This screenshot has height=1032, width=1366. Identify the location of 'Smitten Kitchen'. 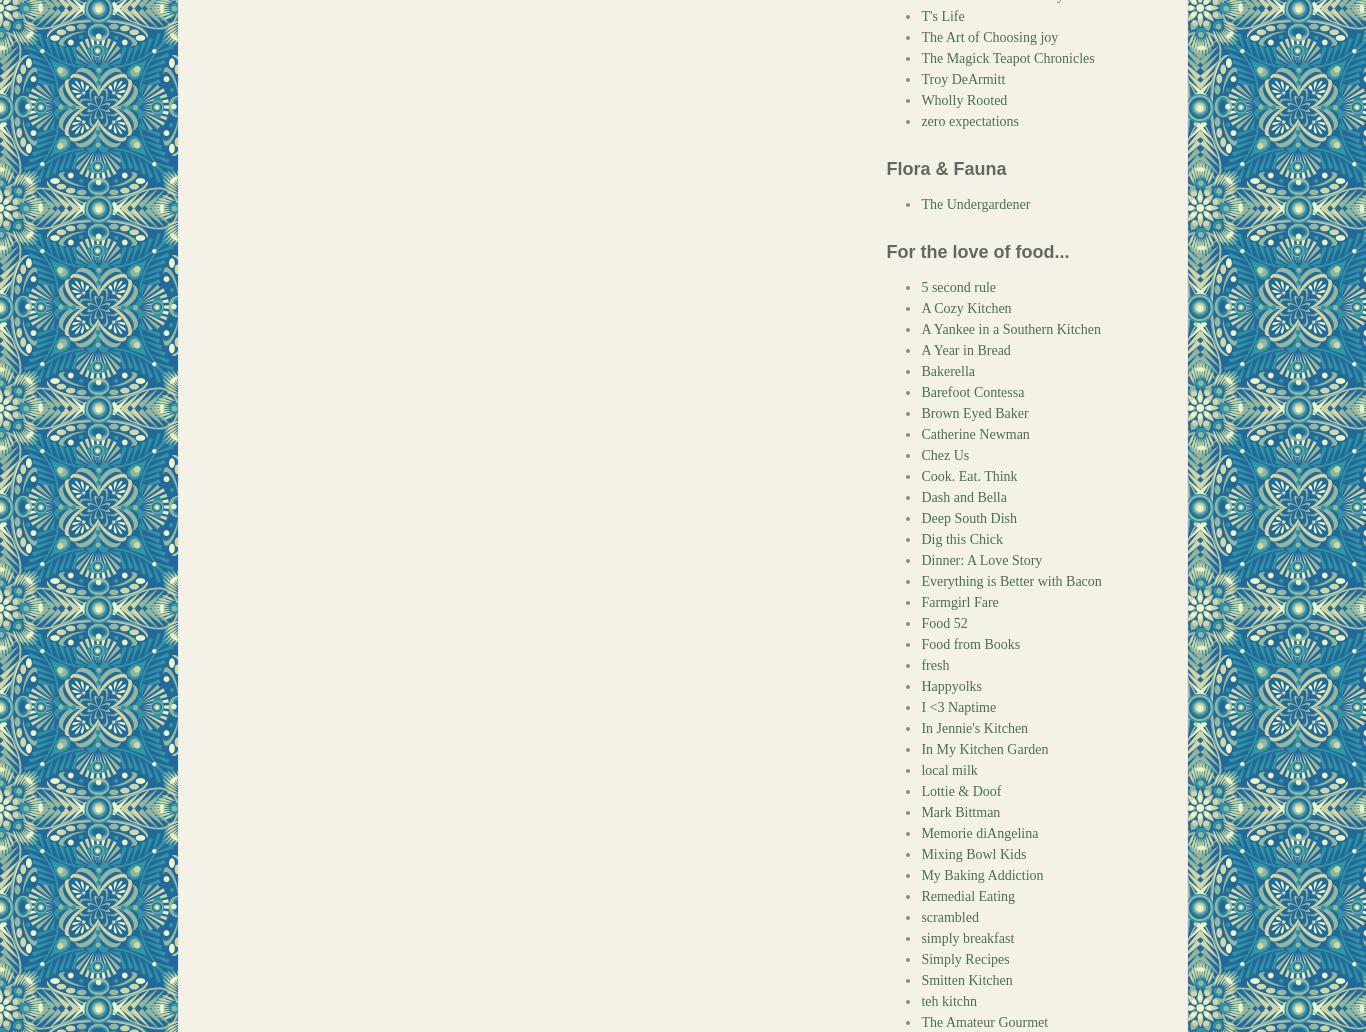
(966, 979).